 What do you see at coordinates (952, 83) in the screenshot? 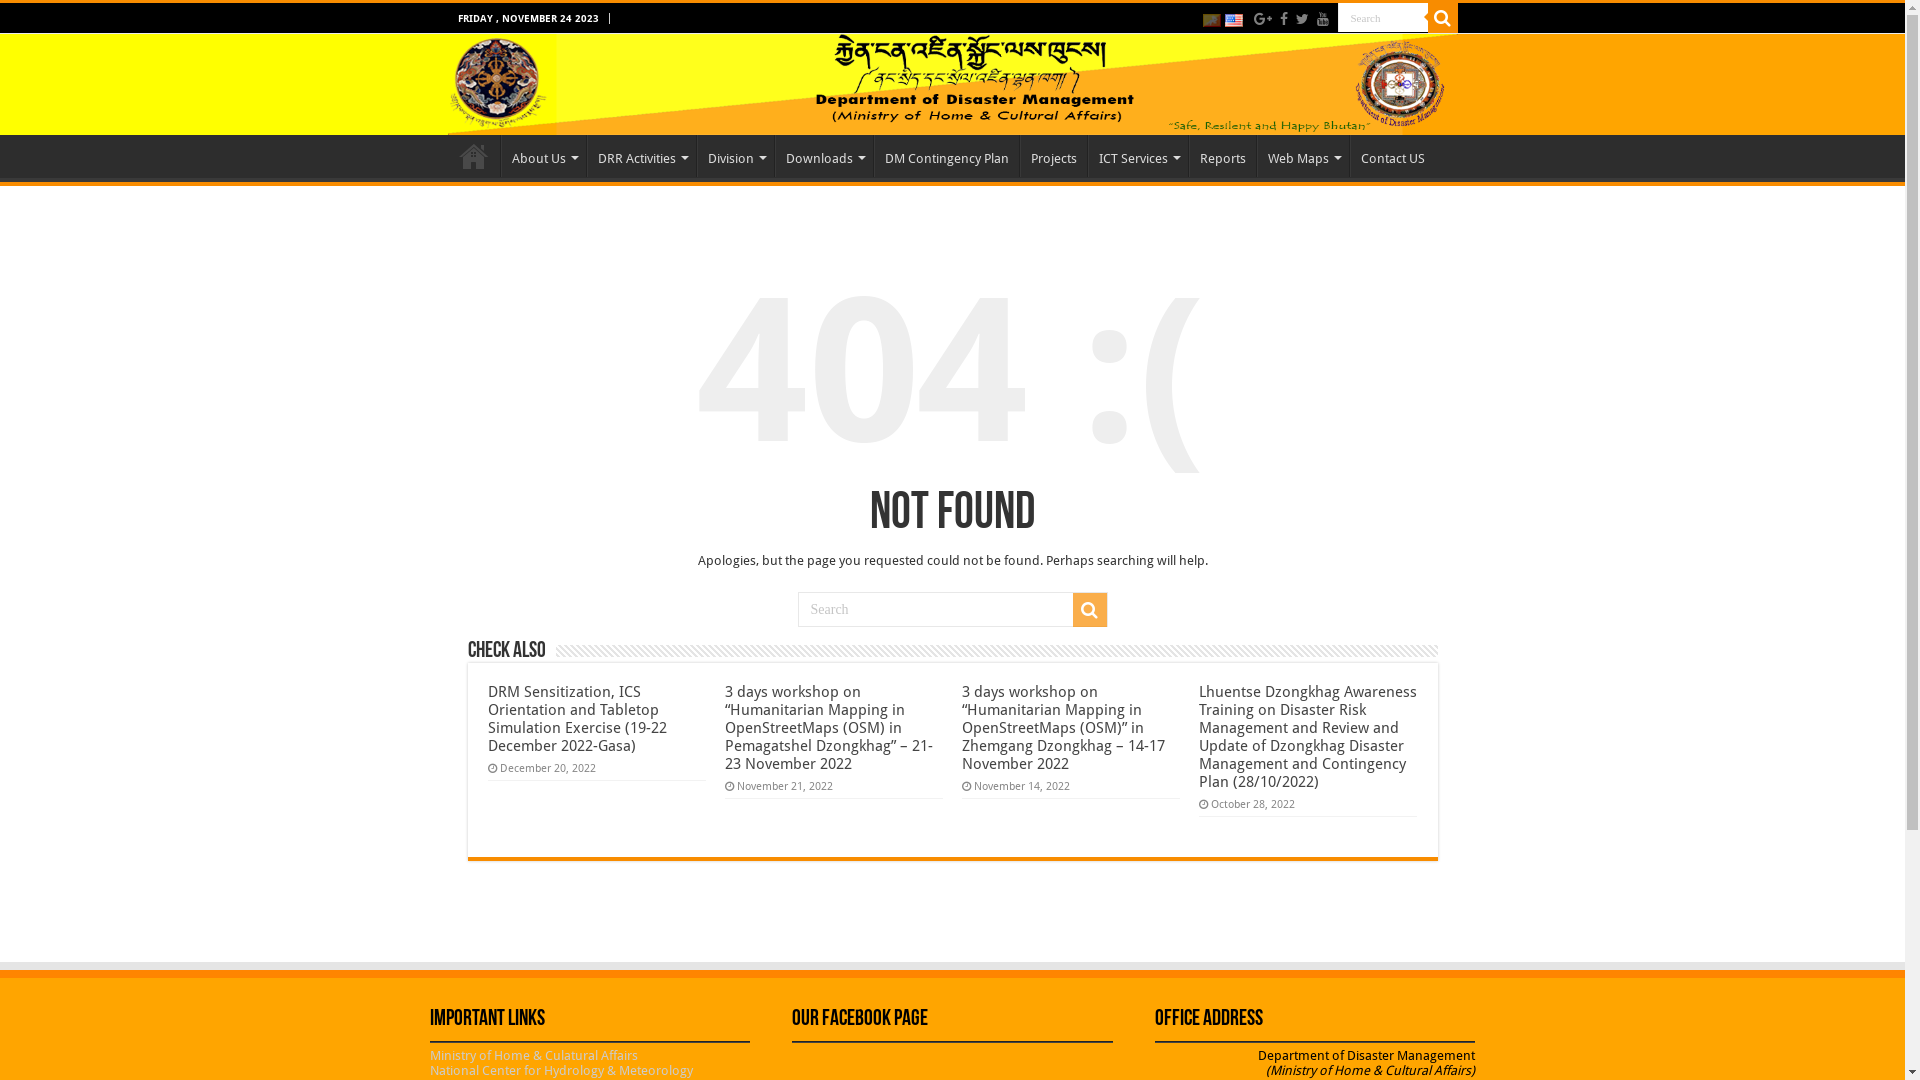
I see `'Department of Disaster Management'` at bounding box center [952, 83].